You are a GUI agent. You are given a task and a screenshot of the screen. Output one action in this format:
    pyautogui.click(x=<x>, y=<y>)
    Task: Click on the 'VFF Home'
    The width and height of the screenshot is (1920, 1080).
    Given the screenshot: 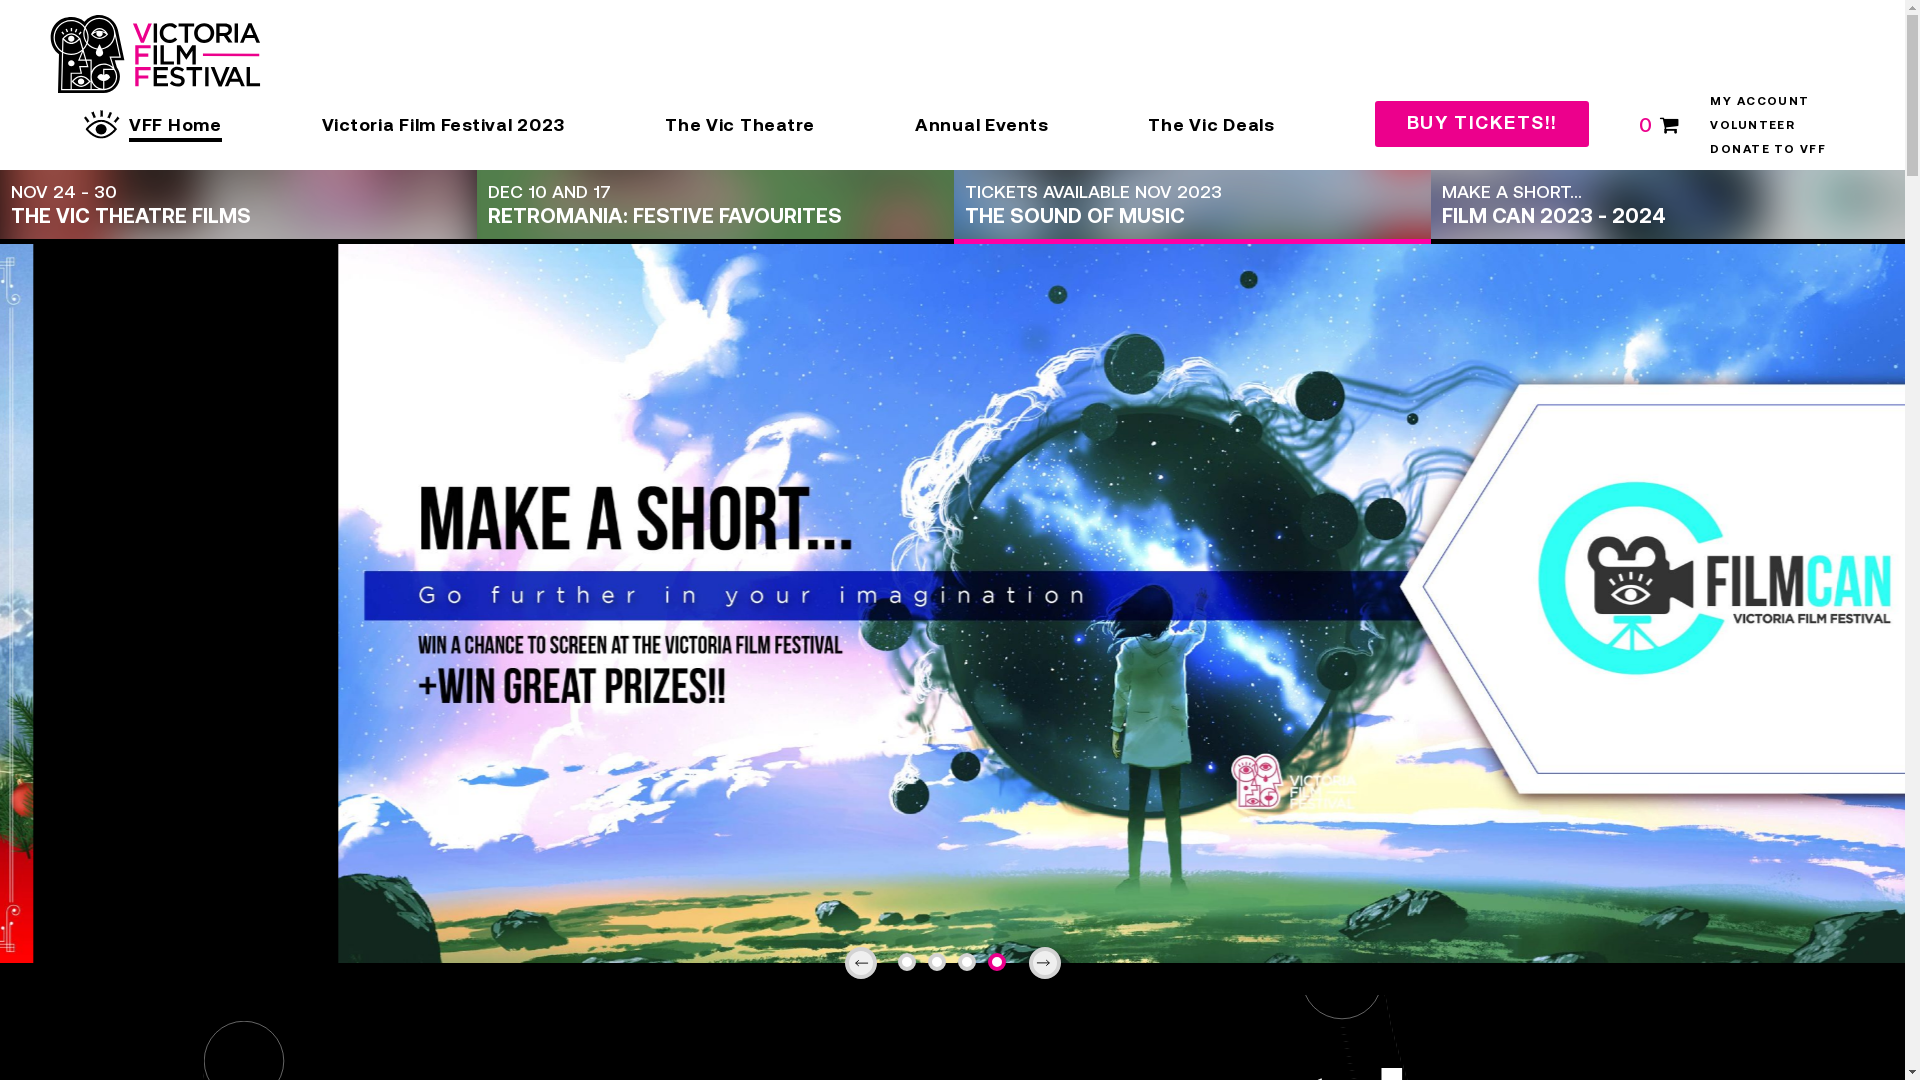 What is the action you would take?
    pyautogui.click(x=175, y=123)
    